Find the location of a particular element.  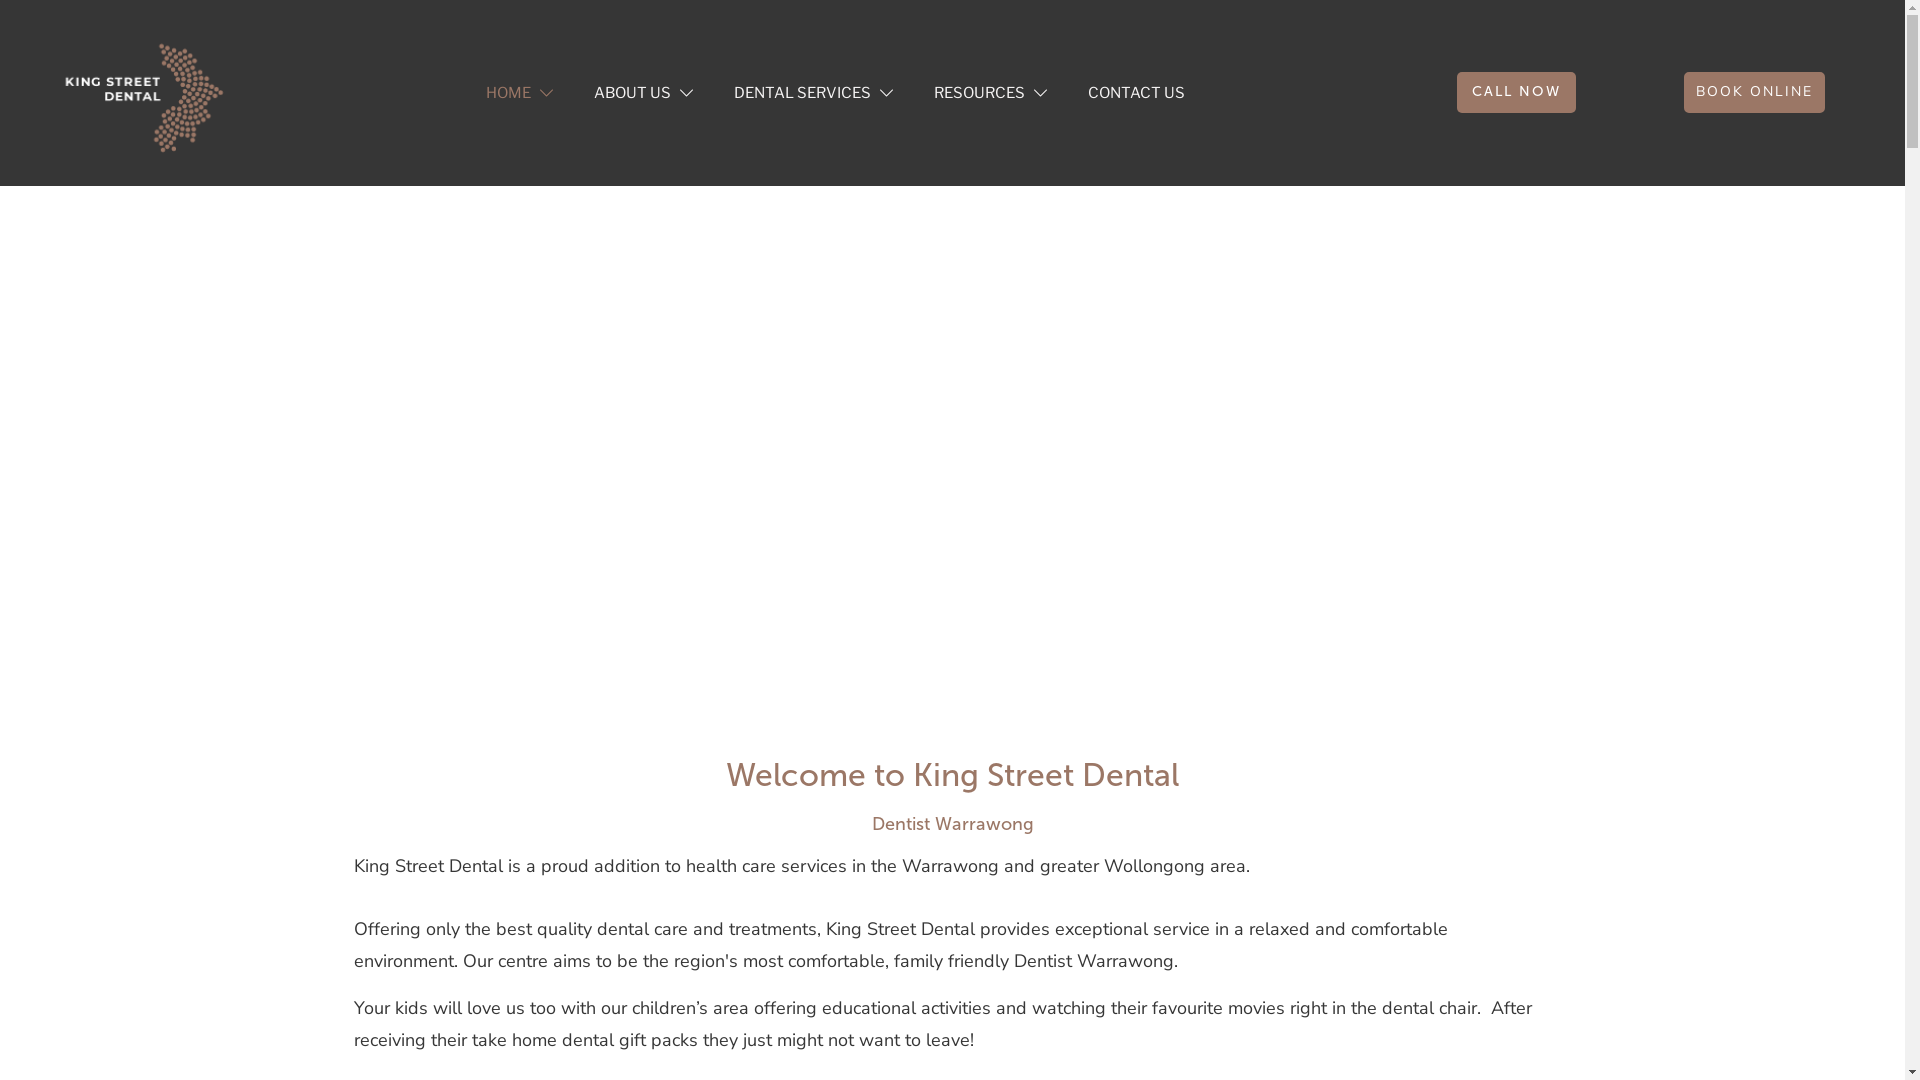

'HOME' is located at coordinates (519, 92).